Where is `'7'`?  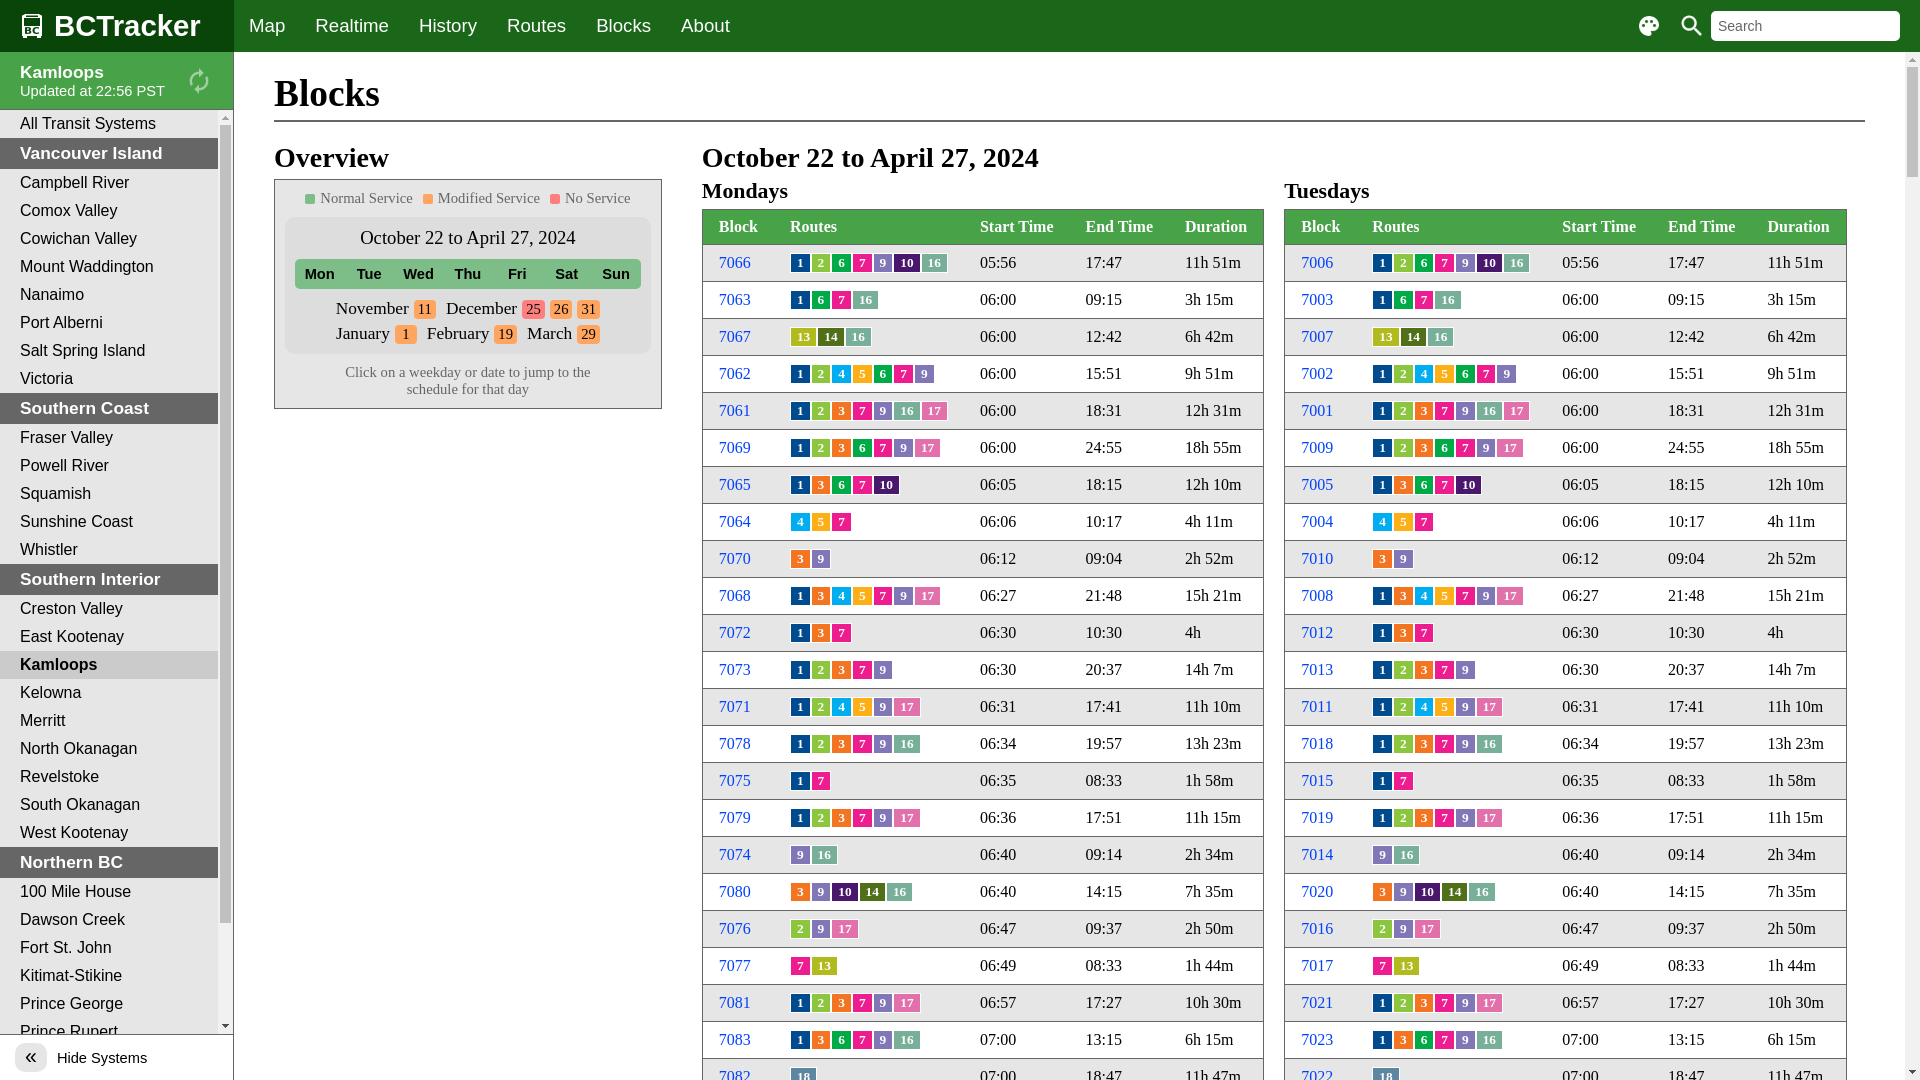
'7' is located at coordinates (862, 744).